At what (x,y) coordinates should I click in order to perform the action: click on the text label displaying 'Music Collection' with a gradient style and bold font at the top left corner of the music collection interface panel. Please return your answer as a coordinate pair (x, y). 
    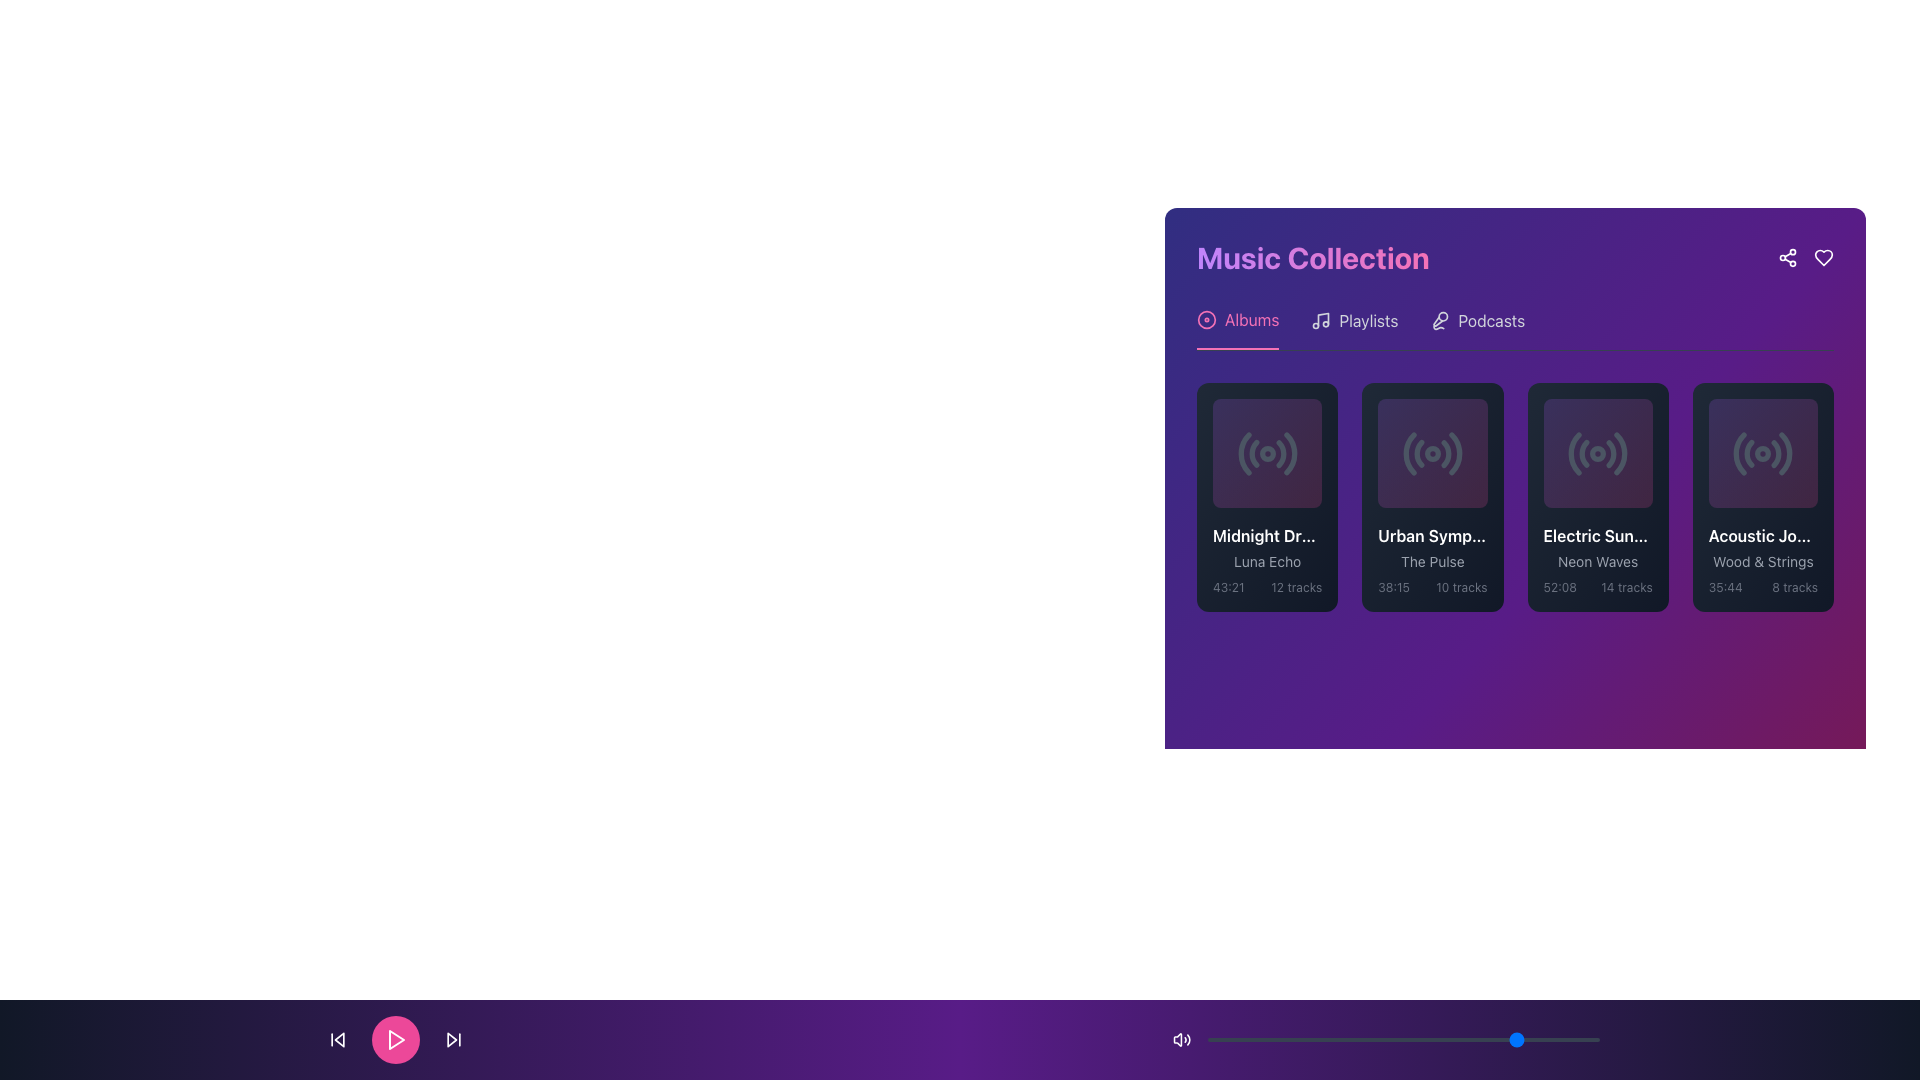
    Looking at the image, I should click on (1313, 257).